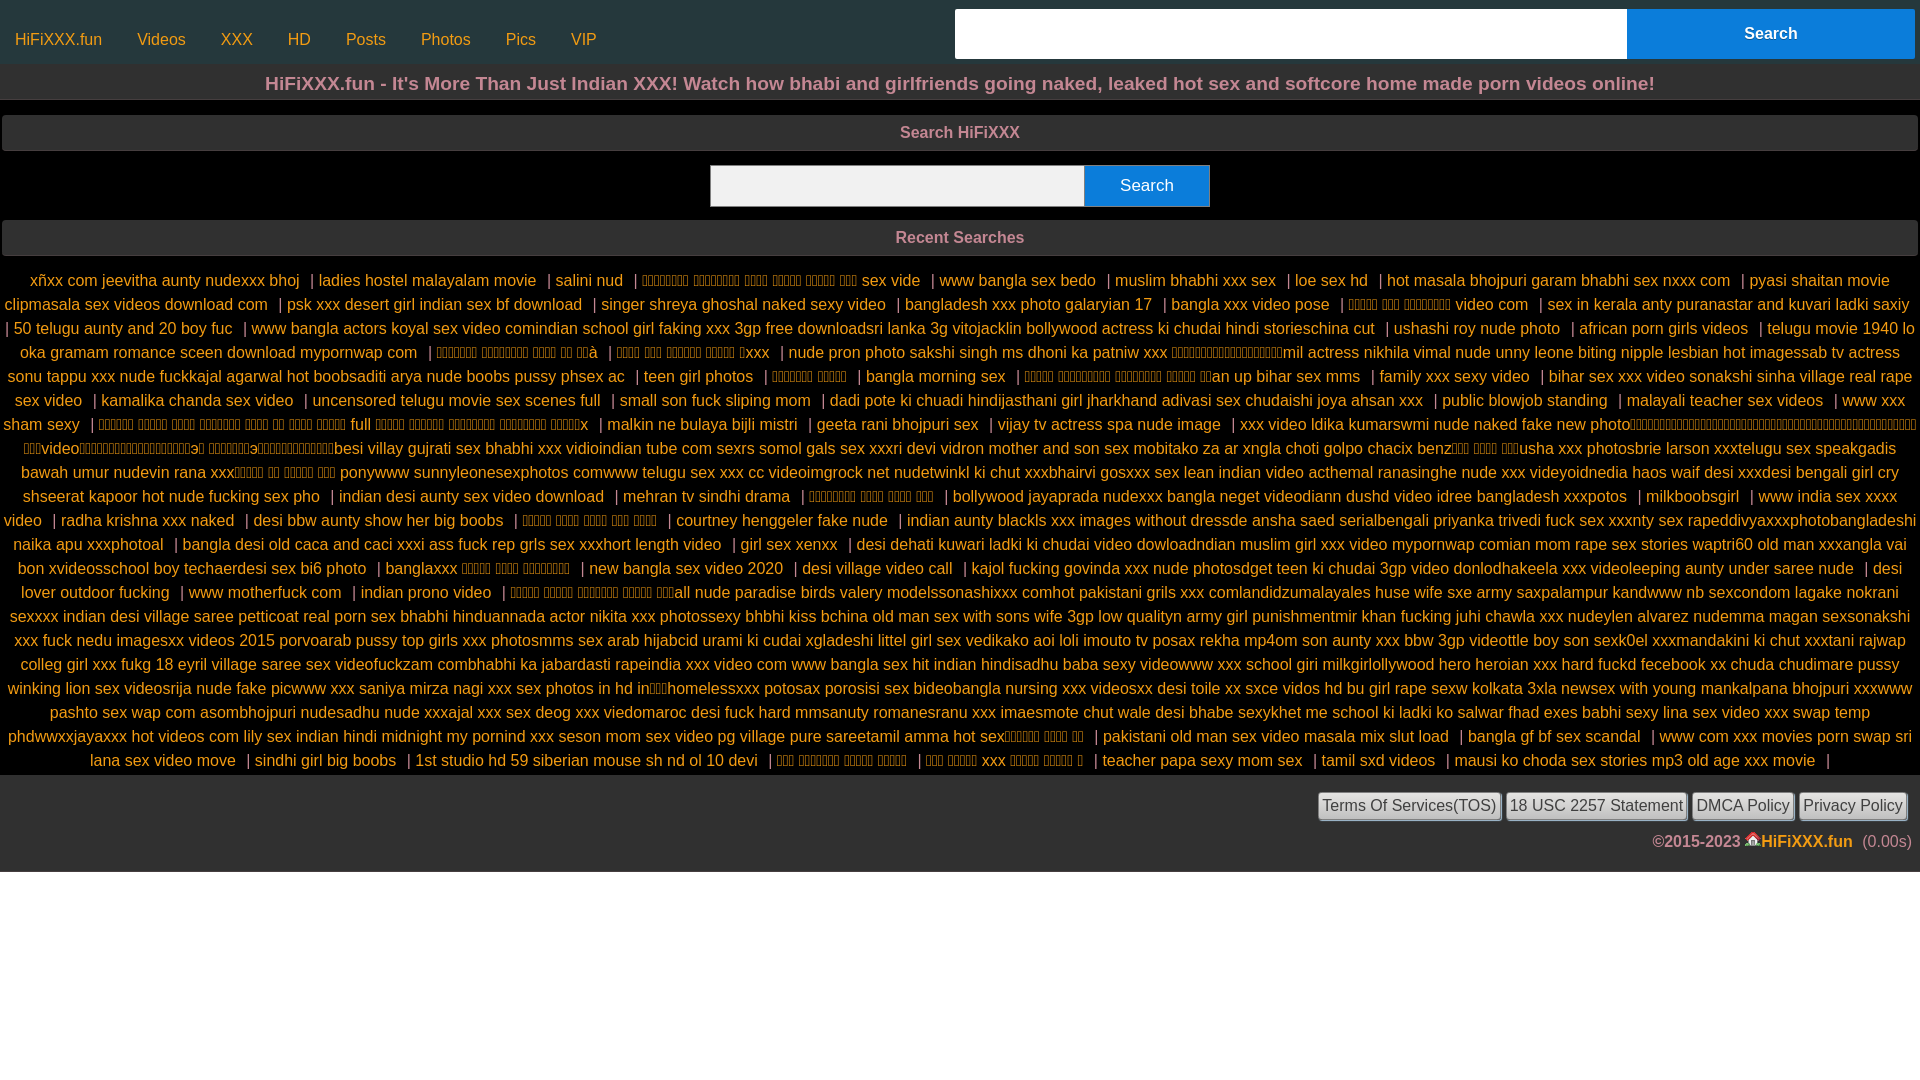 The width and height of the screenshot is (1920, 1080). I want to click on 'desi village video call', so click(801, 568).